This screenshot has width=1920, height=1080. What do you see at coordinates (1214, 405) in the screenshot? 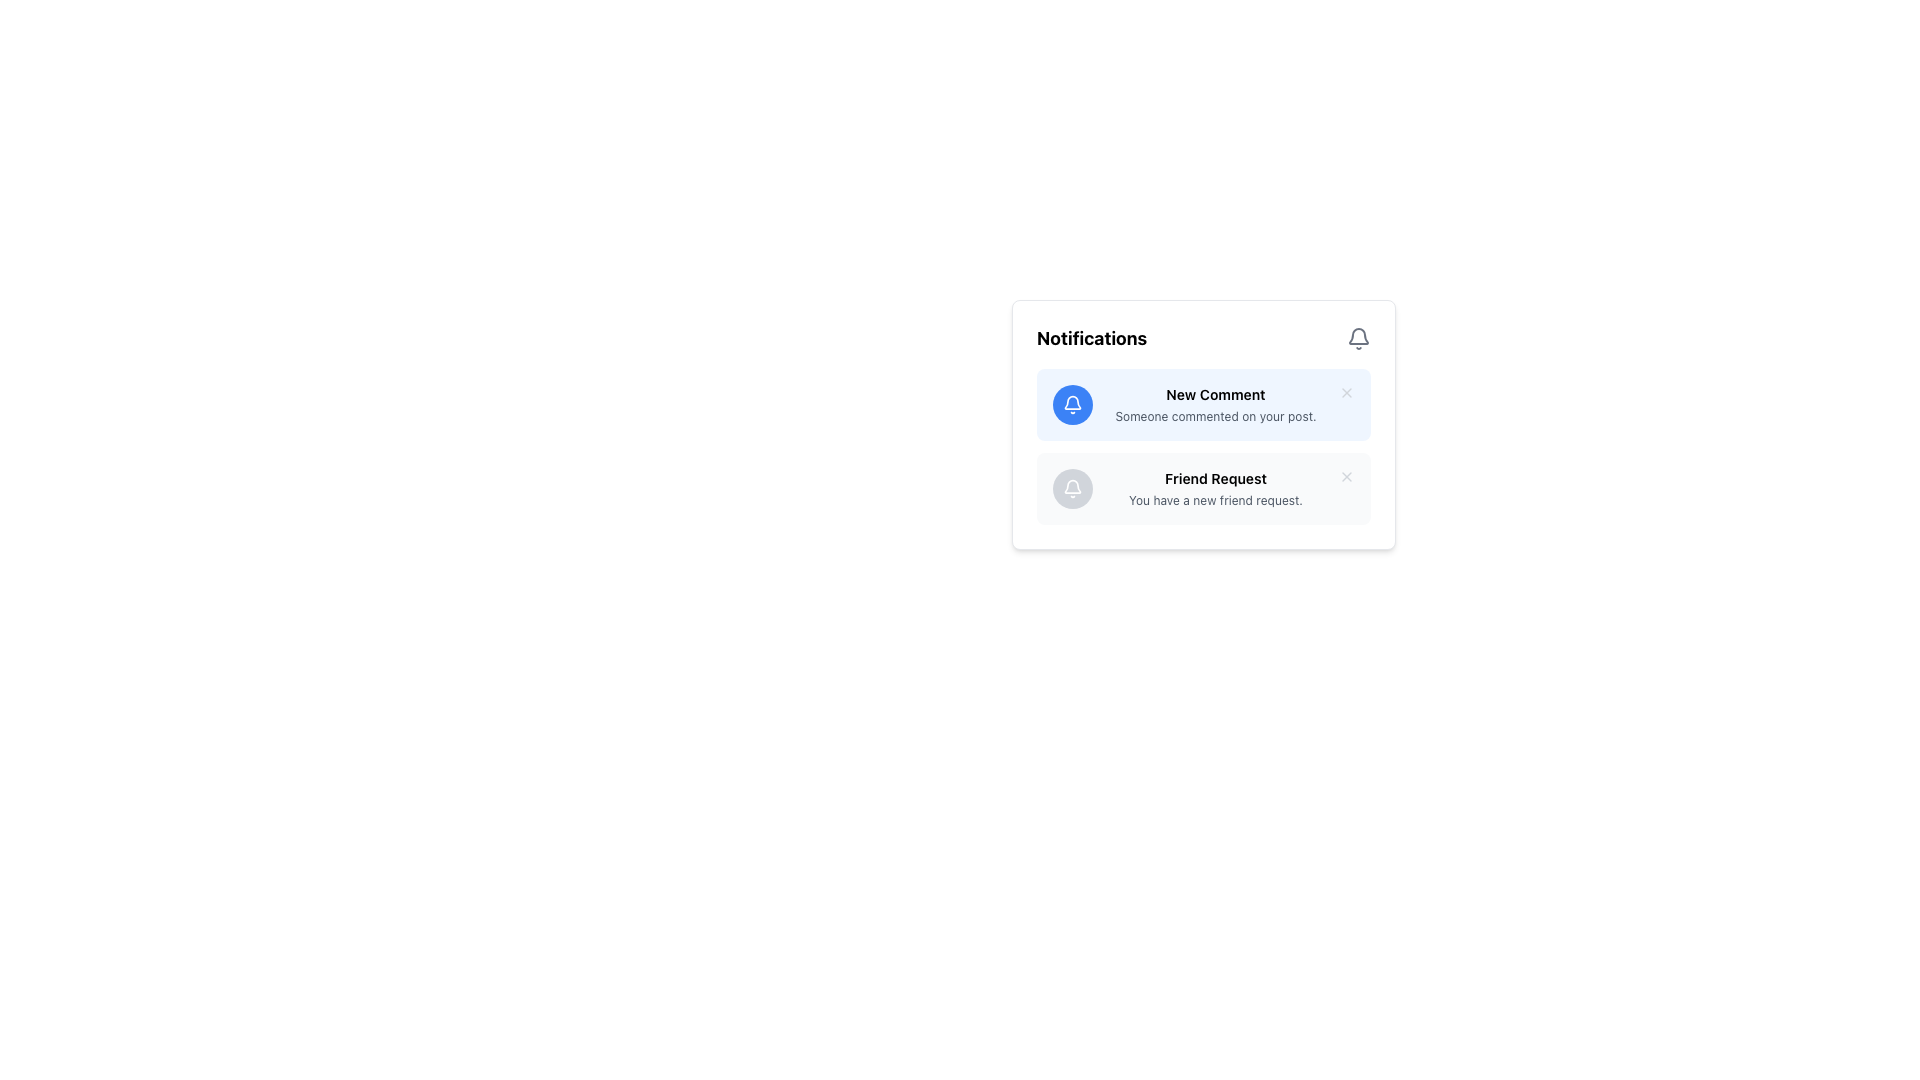
I see `the 'New Comment' notification item, which features a bold headline and smaller text inside a light blue rounded rectangle` at bounding box center [1214, 405].